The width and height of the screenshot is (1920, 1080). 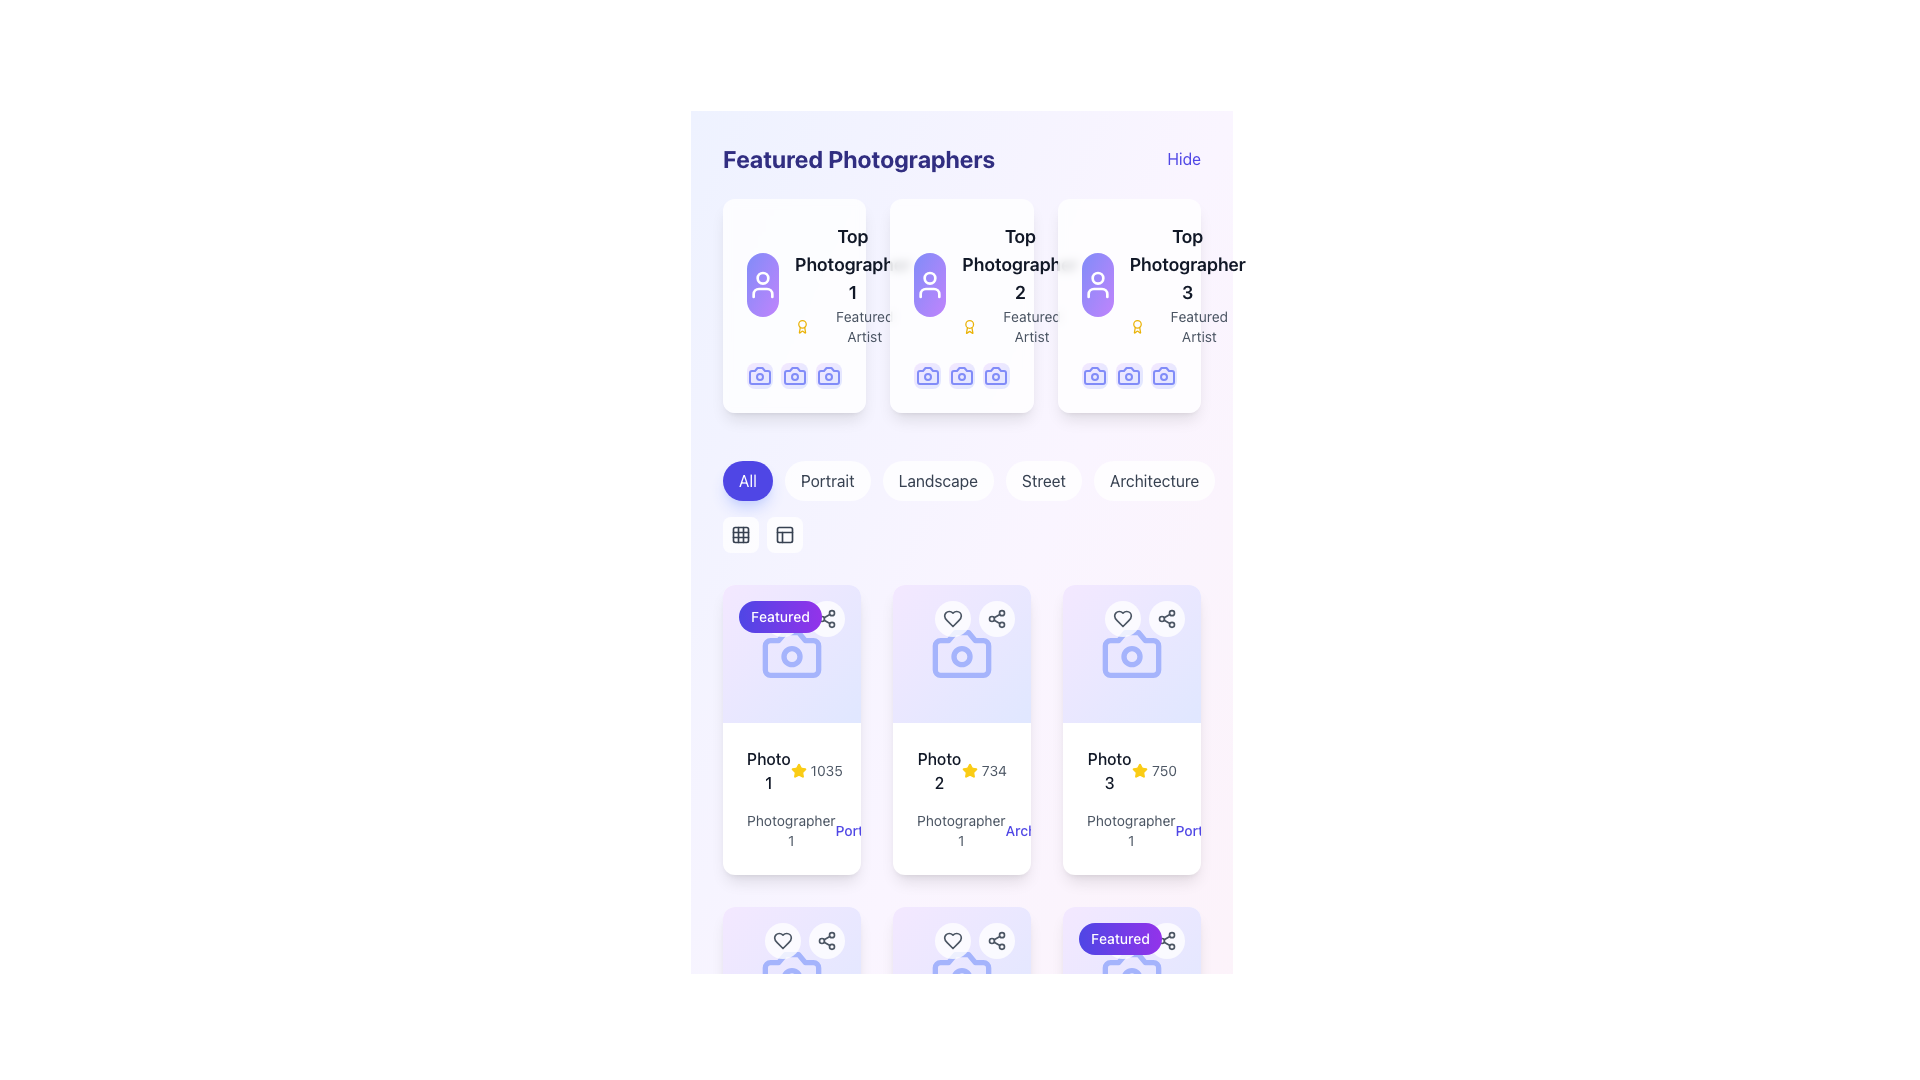 What do you see at coordinates (929, 278) in the screenshot?
I see `the SVG circle representing the head of the user icon in the second card from the left in the 'Featured Photographers' section` at bounding box center [929, 278].